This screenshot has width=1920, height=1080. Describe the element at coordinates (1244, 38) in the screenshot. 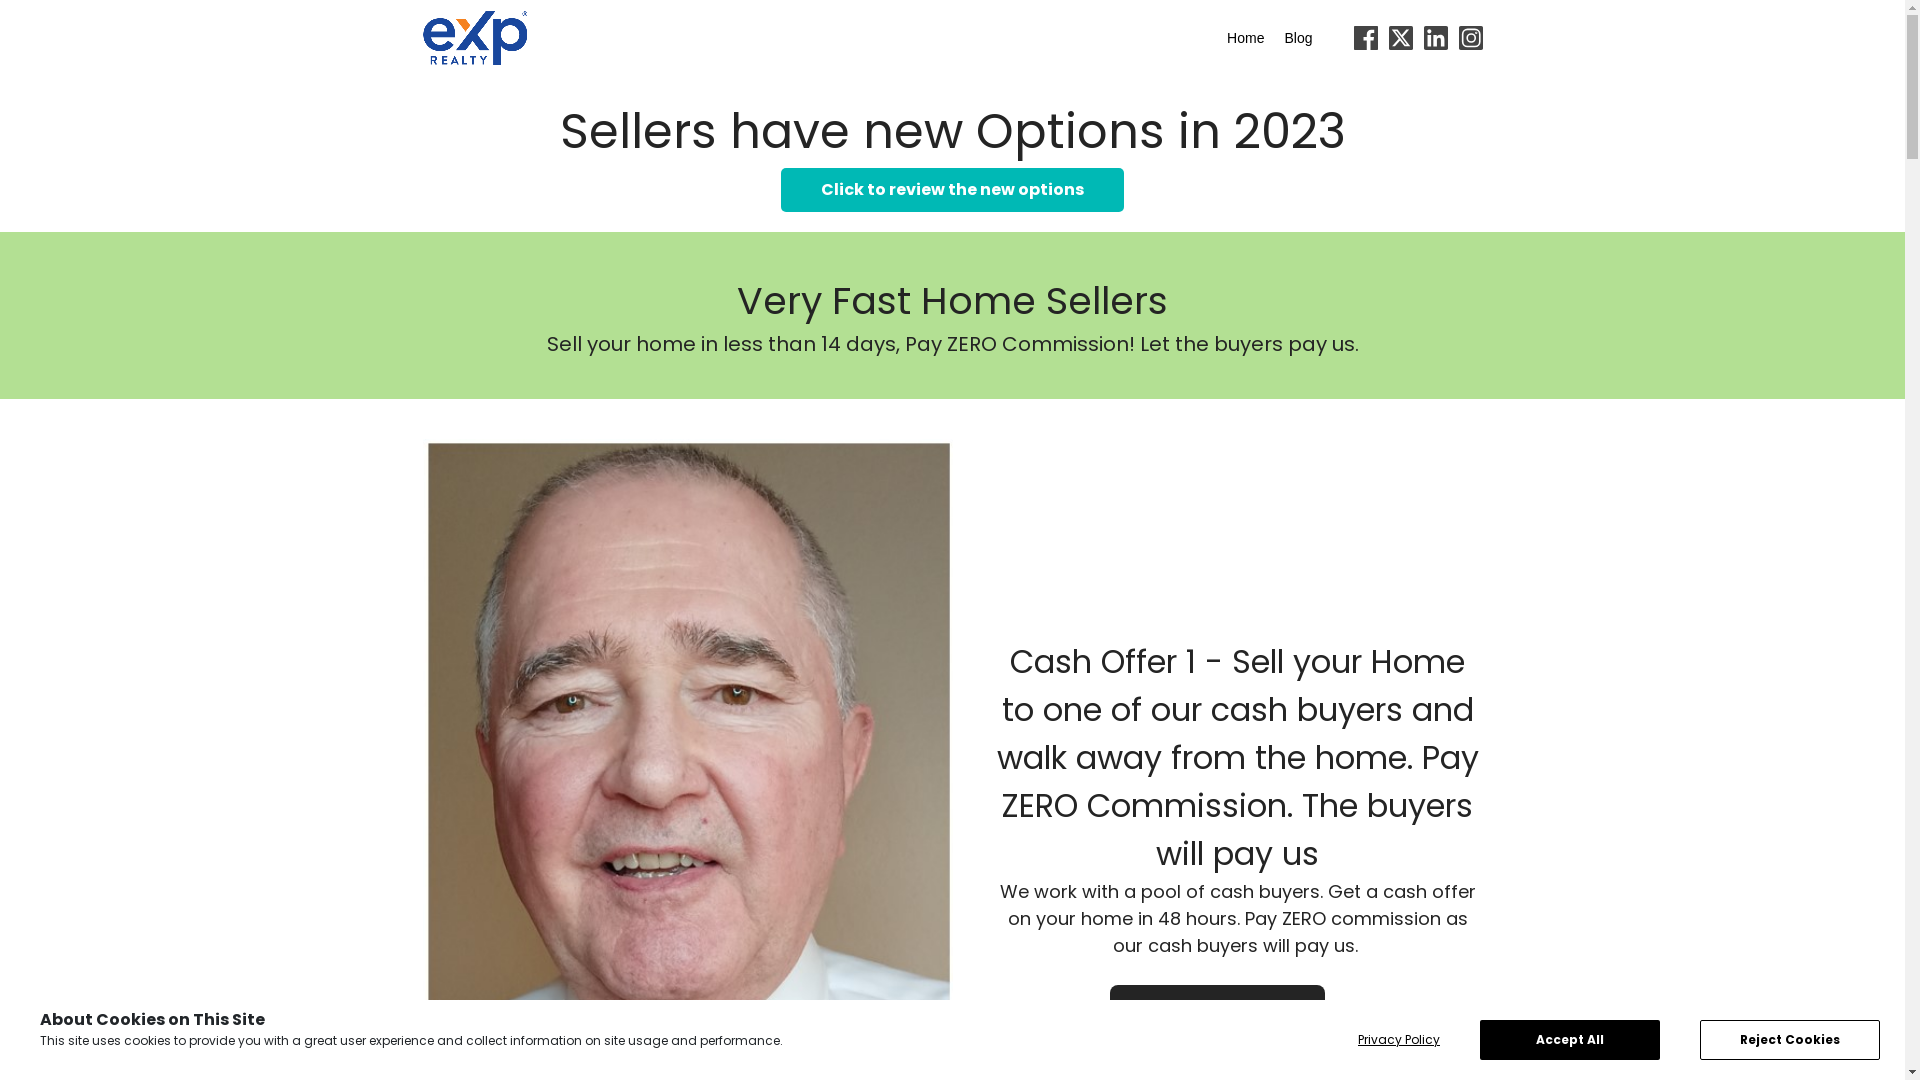

I see `'Home'` at that location.